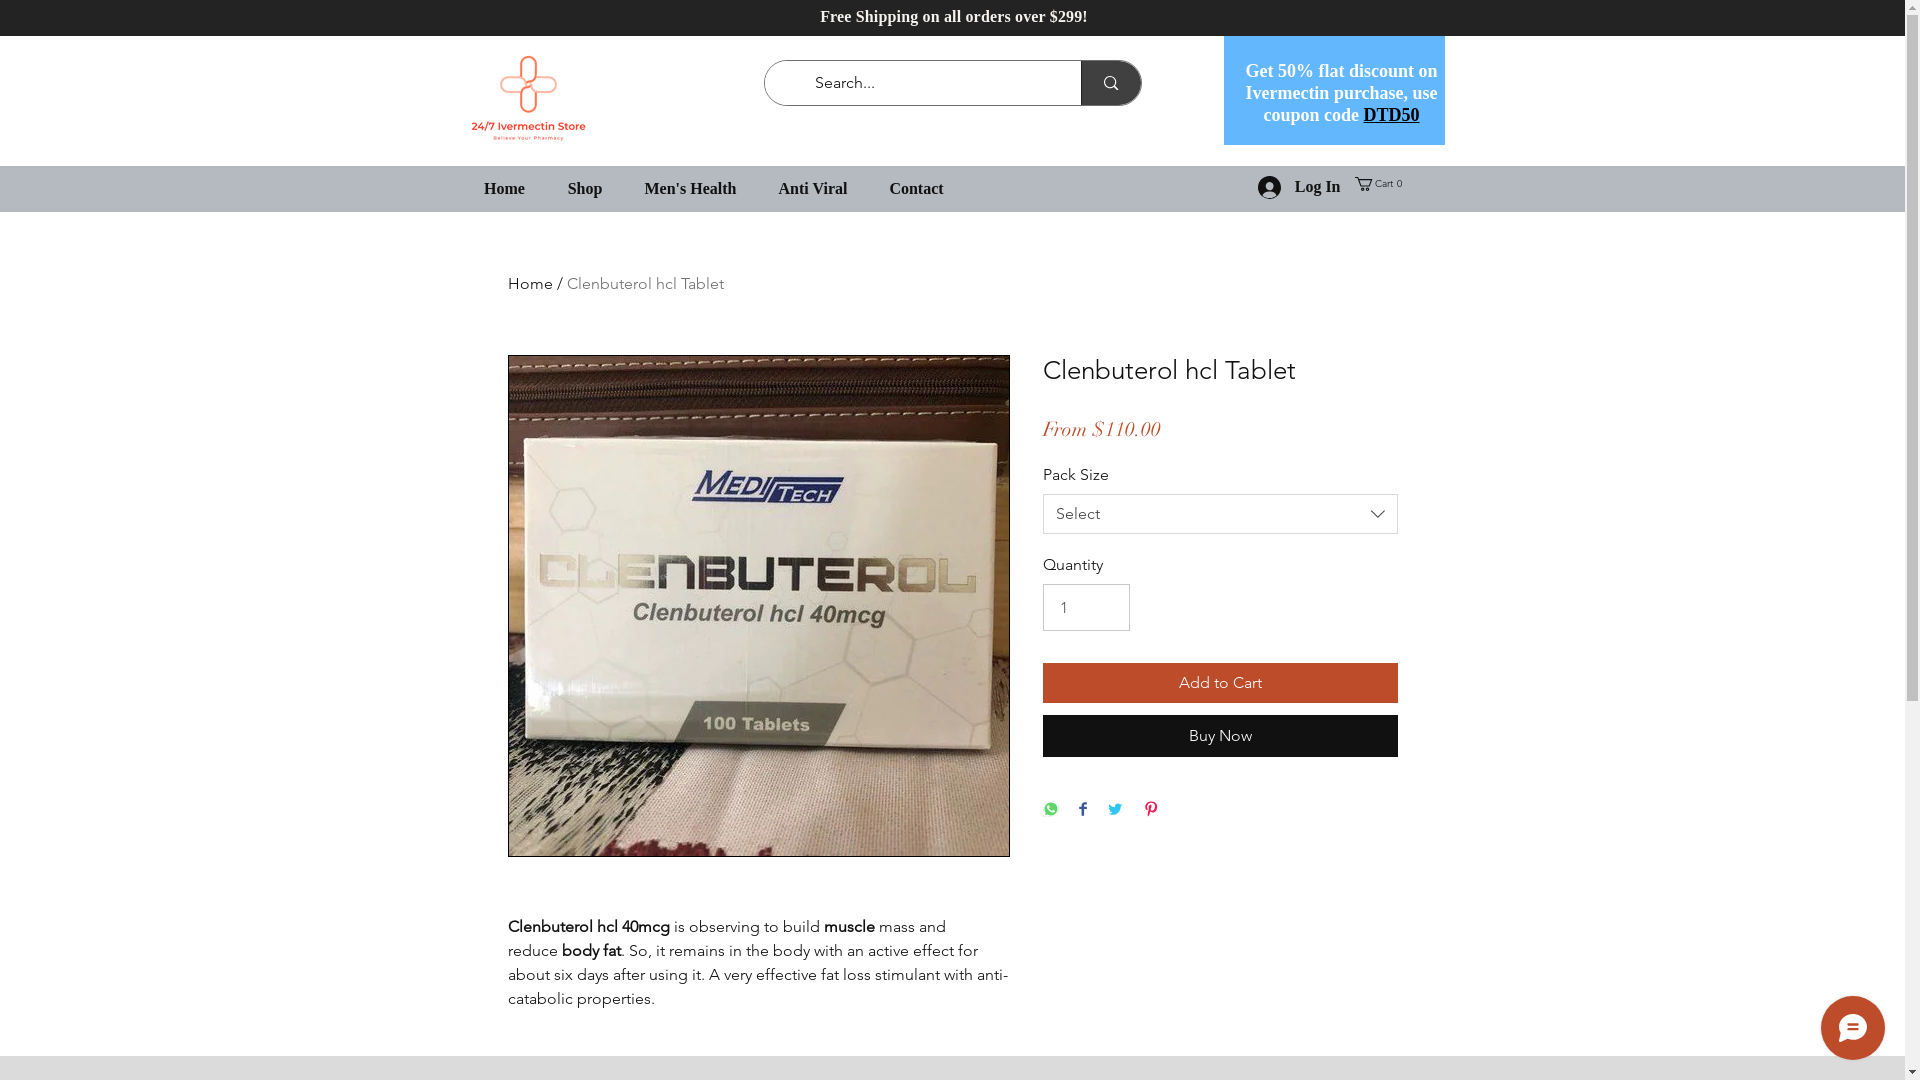  What do you see at coordinates (583, 188) in the screenshot?
I see `'Shop'` at bounding box center [583, 188].